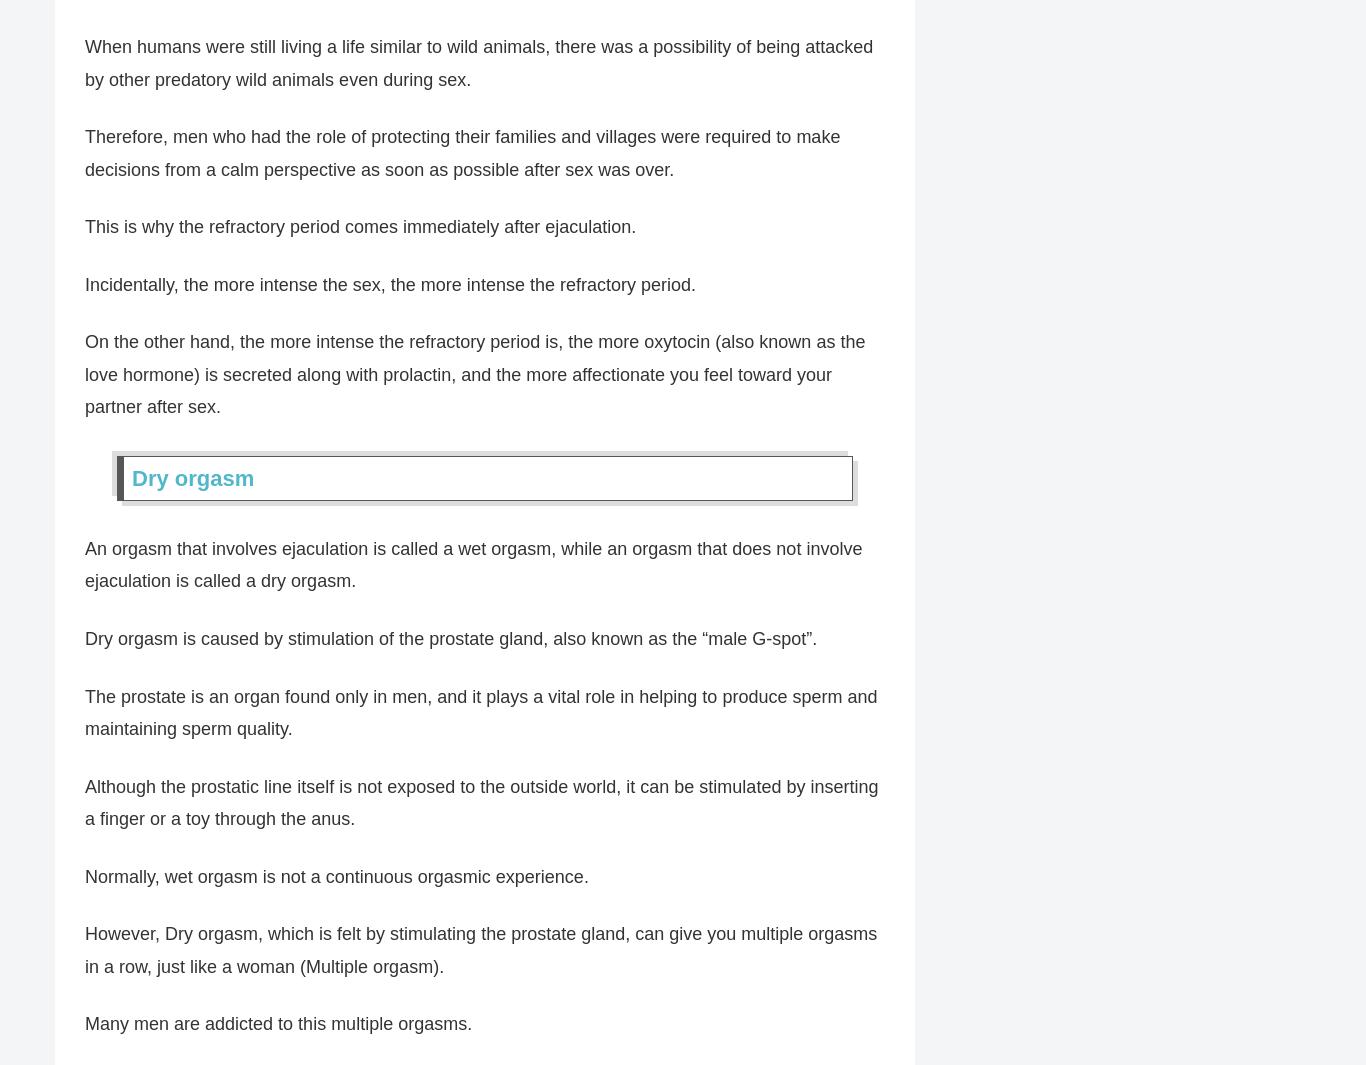 Image resolution: width=1366 pixels, height=1065 pixels. What do you see at coordinates (462, 152) in the screenshot?
I see `'Therefore, men who had the role of protecting their families and villages were required to make decisions from a calm perspective as soon as possible after sex was over.'` at bounding box center [462, 152].